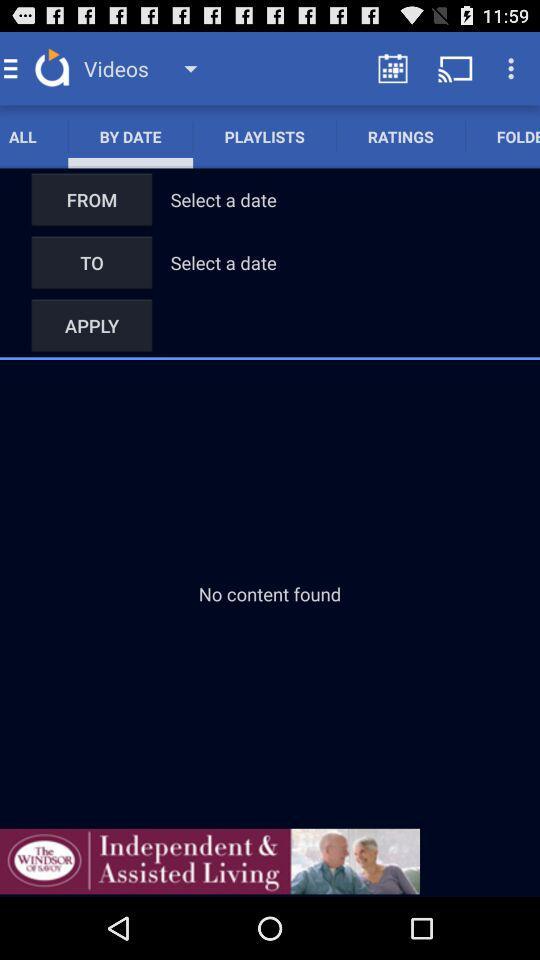 Image resolution: width=540 pixels, height=960 pixels. What do you see at coordinates (209, 860) in the screenshot?
I see `independent assisted living advertisement` at bounding box center [209, 860].